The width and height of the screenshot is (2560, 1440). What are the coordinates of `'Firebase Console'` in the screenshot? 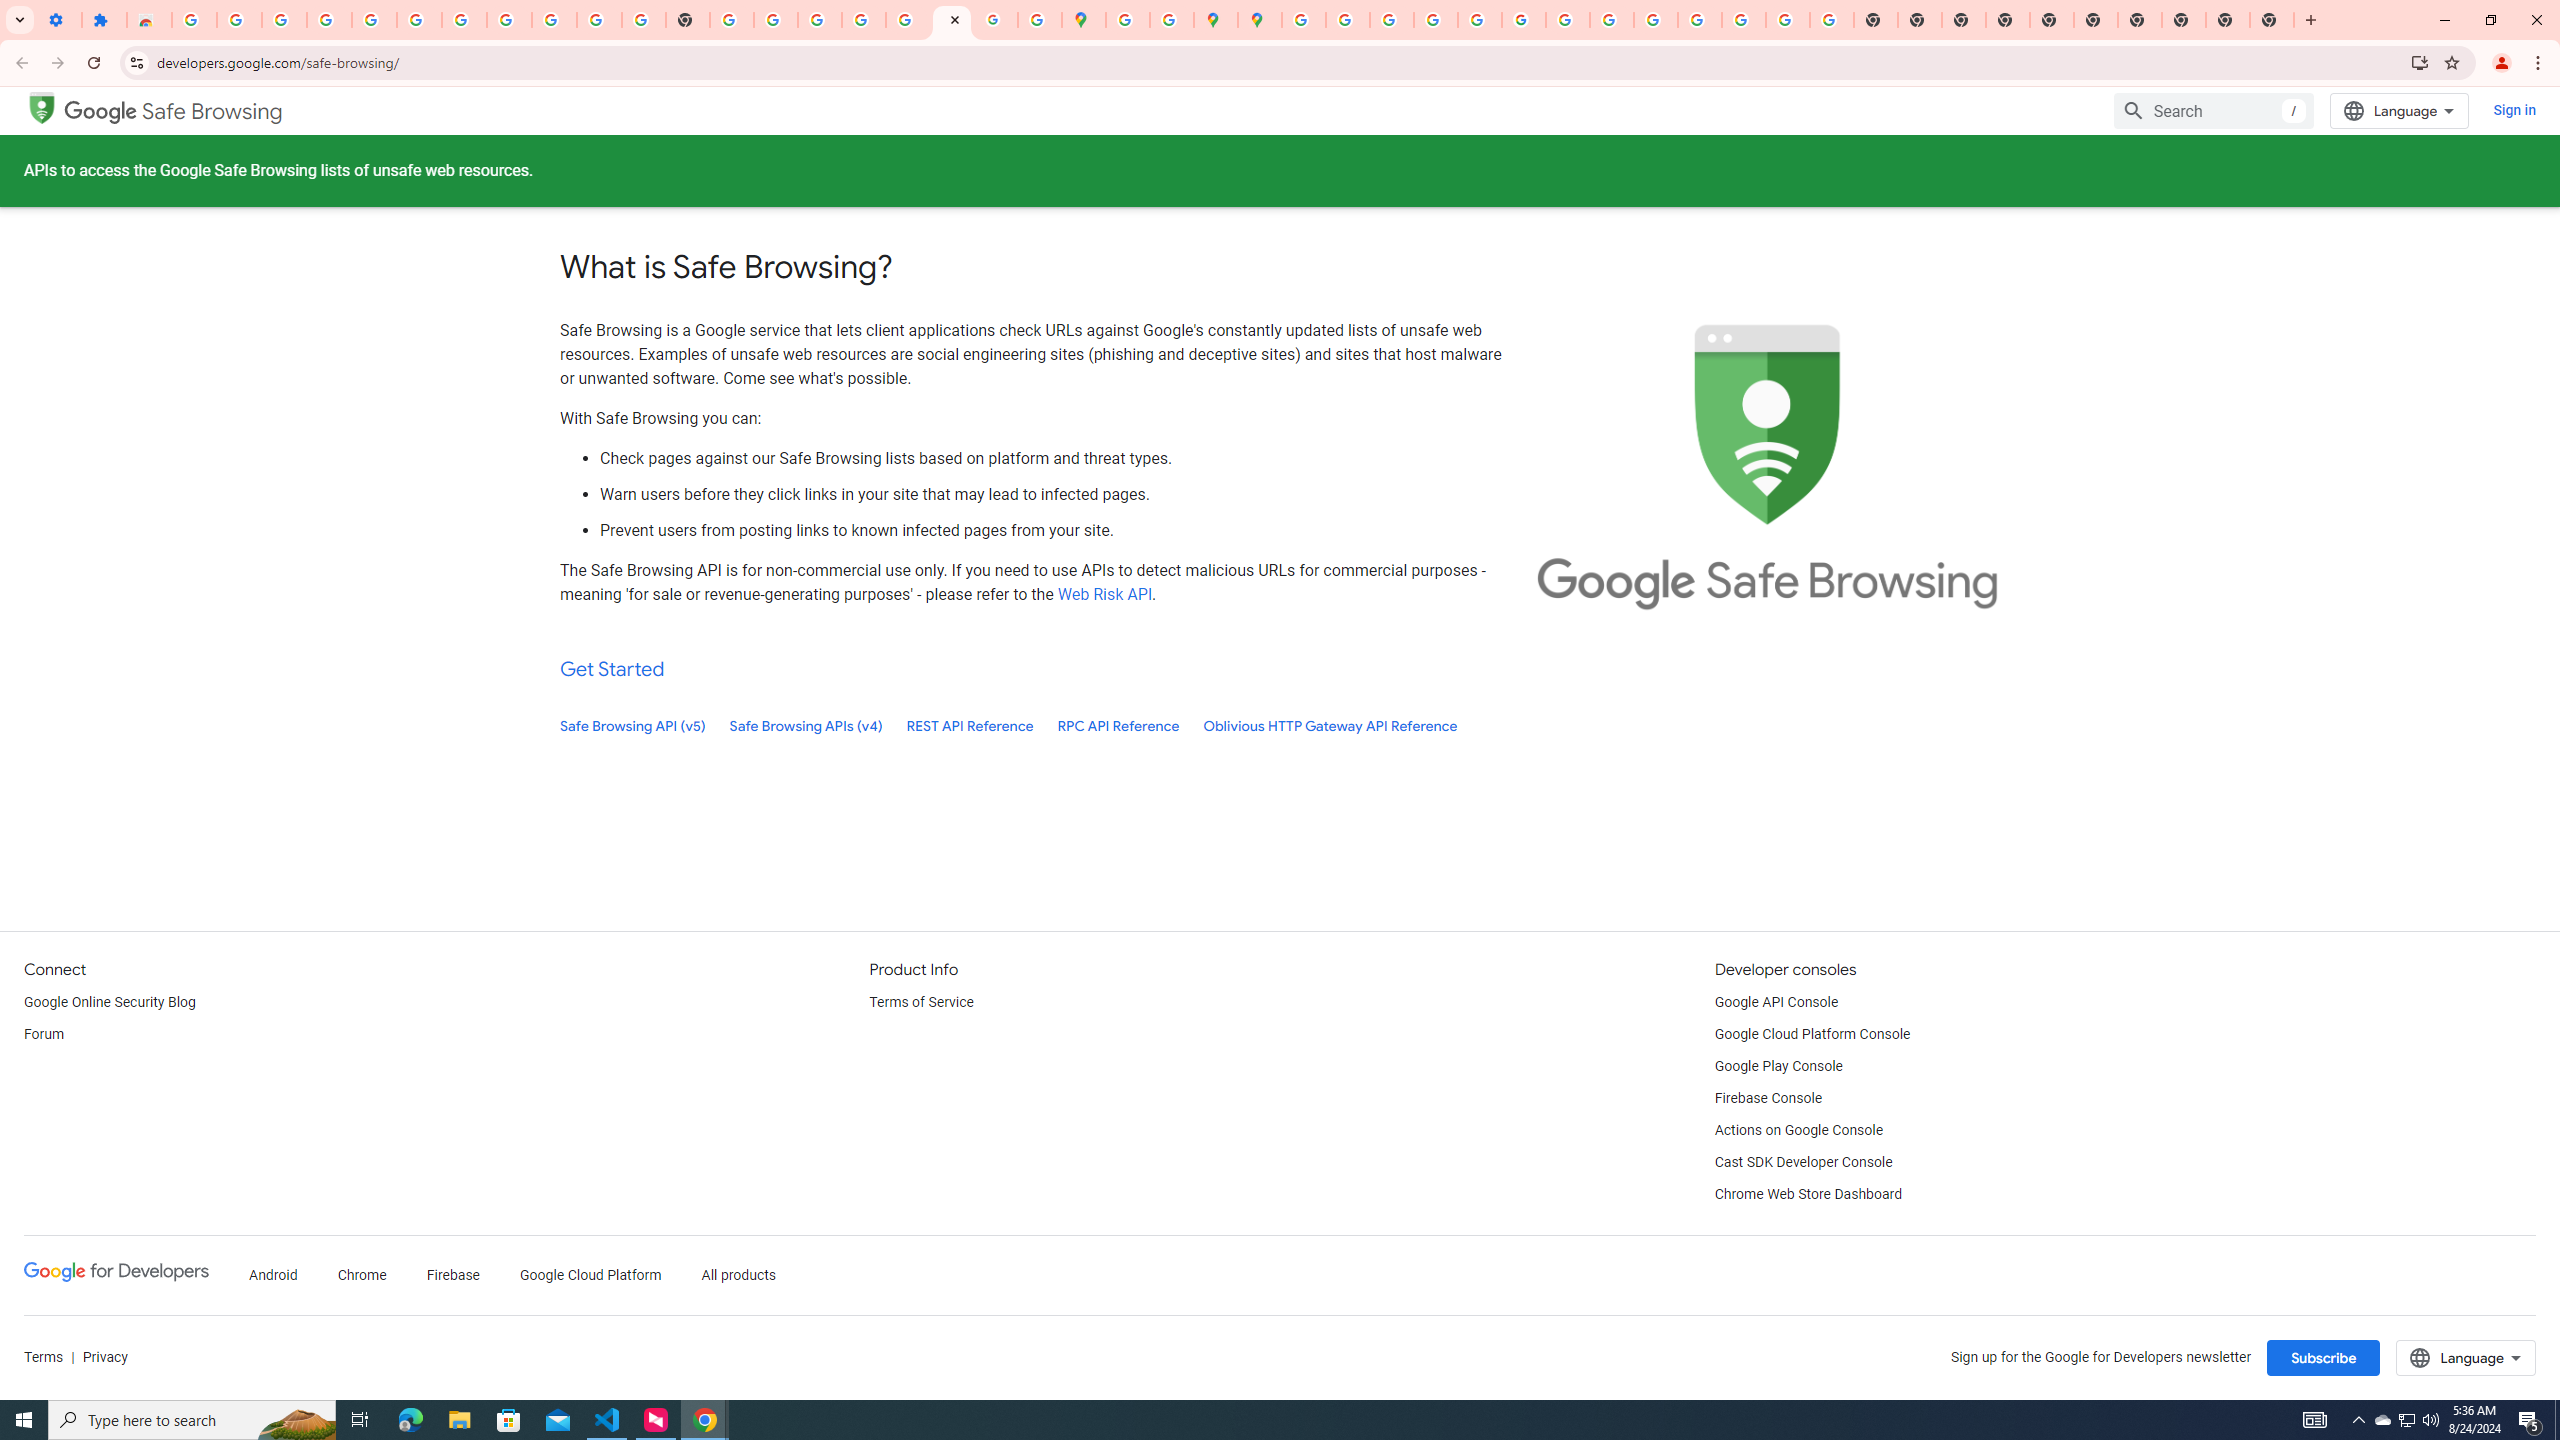 It's located at (1768, 1098).